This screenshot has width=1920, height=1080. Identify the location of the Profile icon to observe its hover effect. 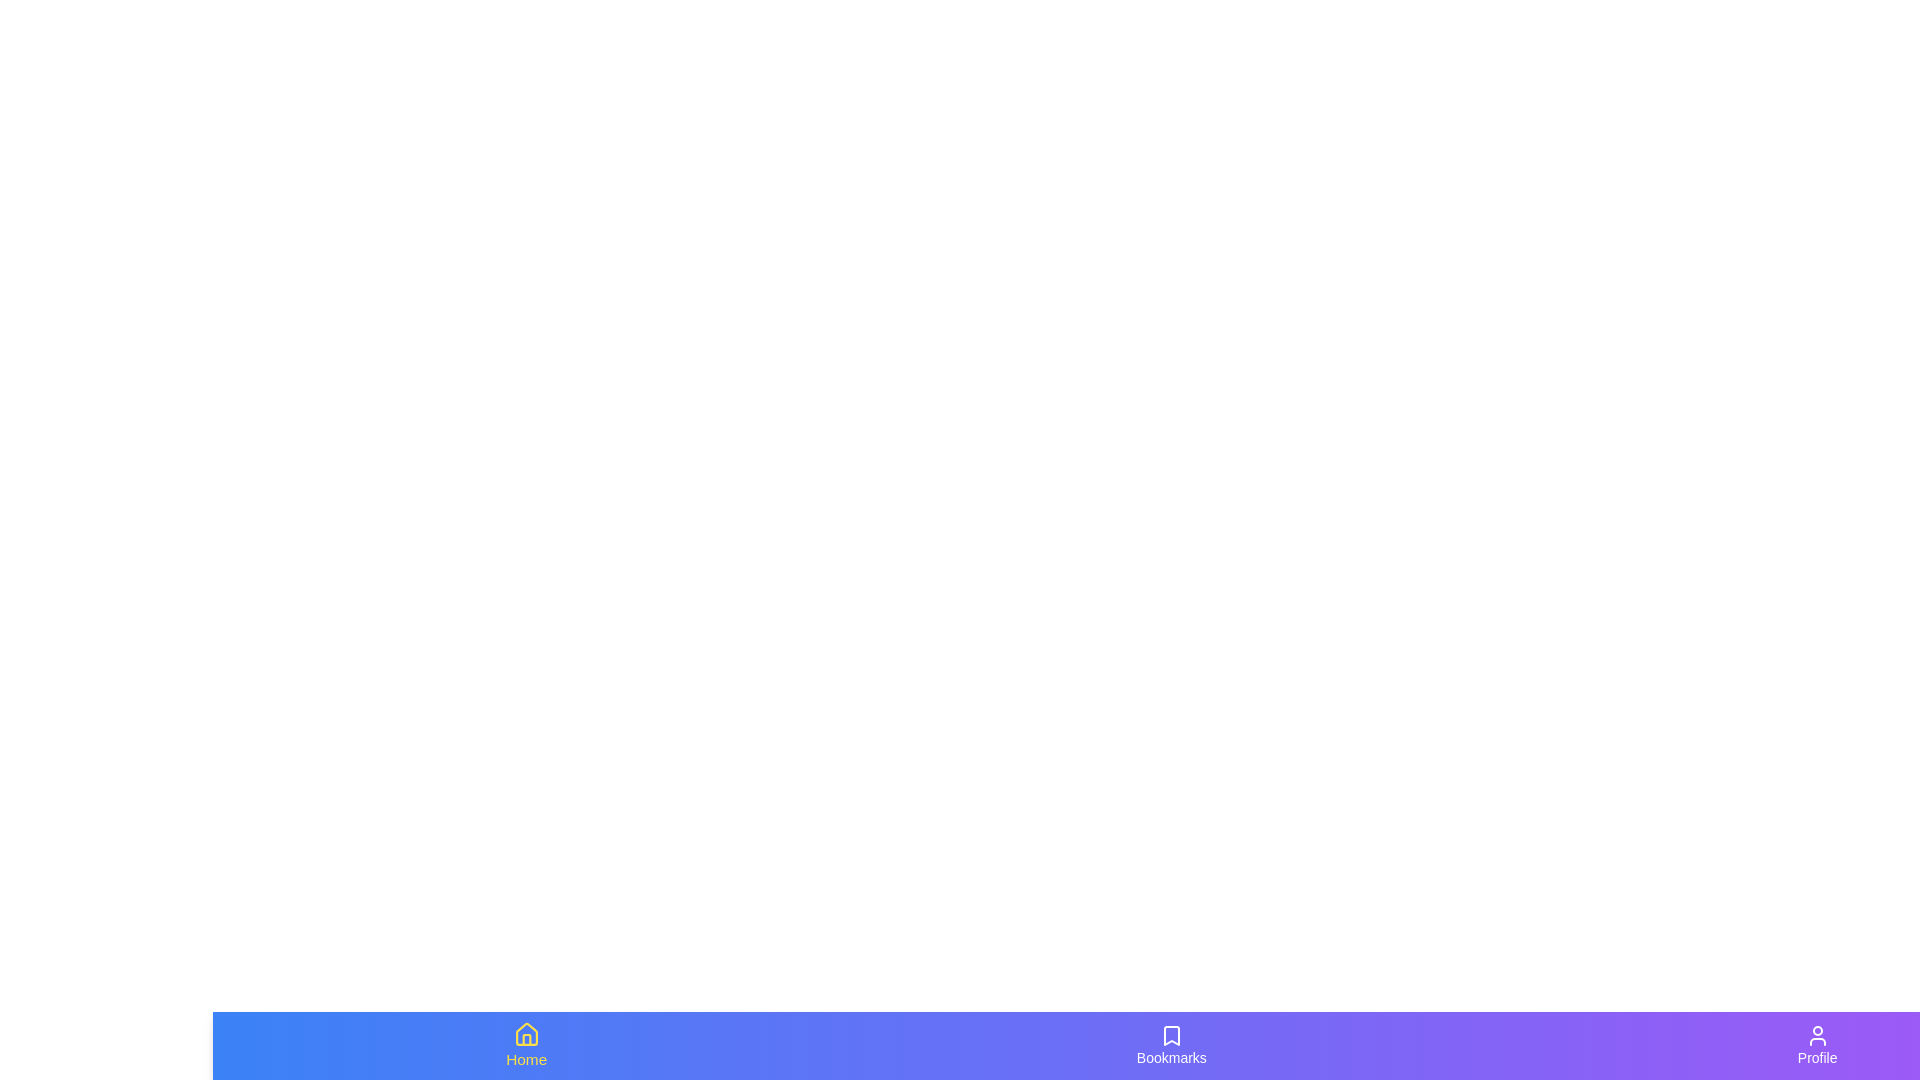
(1818, 1044).